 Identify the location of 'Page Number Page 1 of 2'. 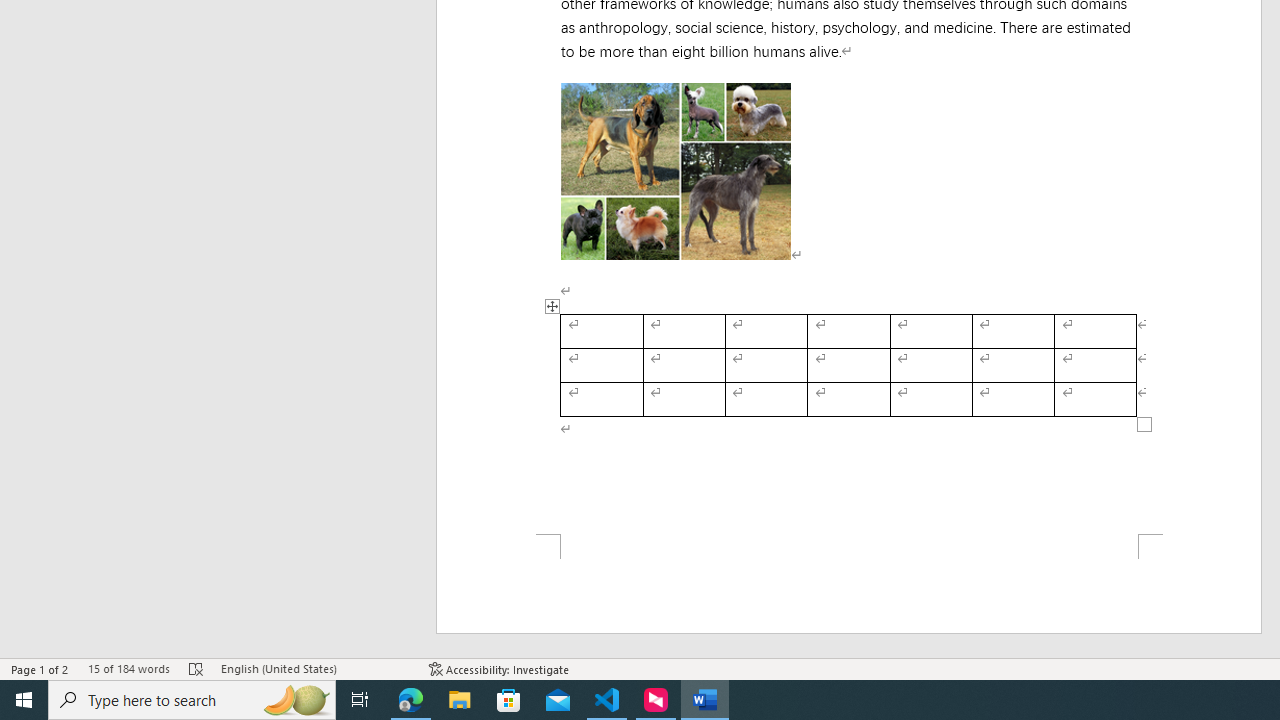
(40, 669).